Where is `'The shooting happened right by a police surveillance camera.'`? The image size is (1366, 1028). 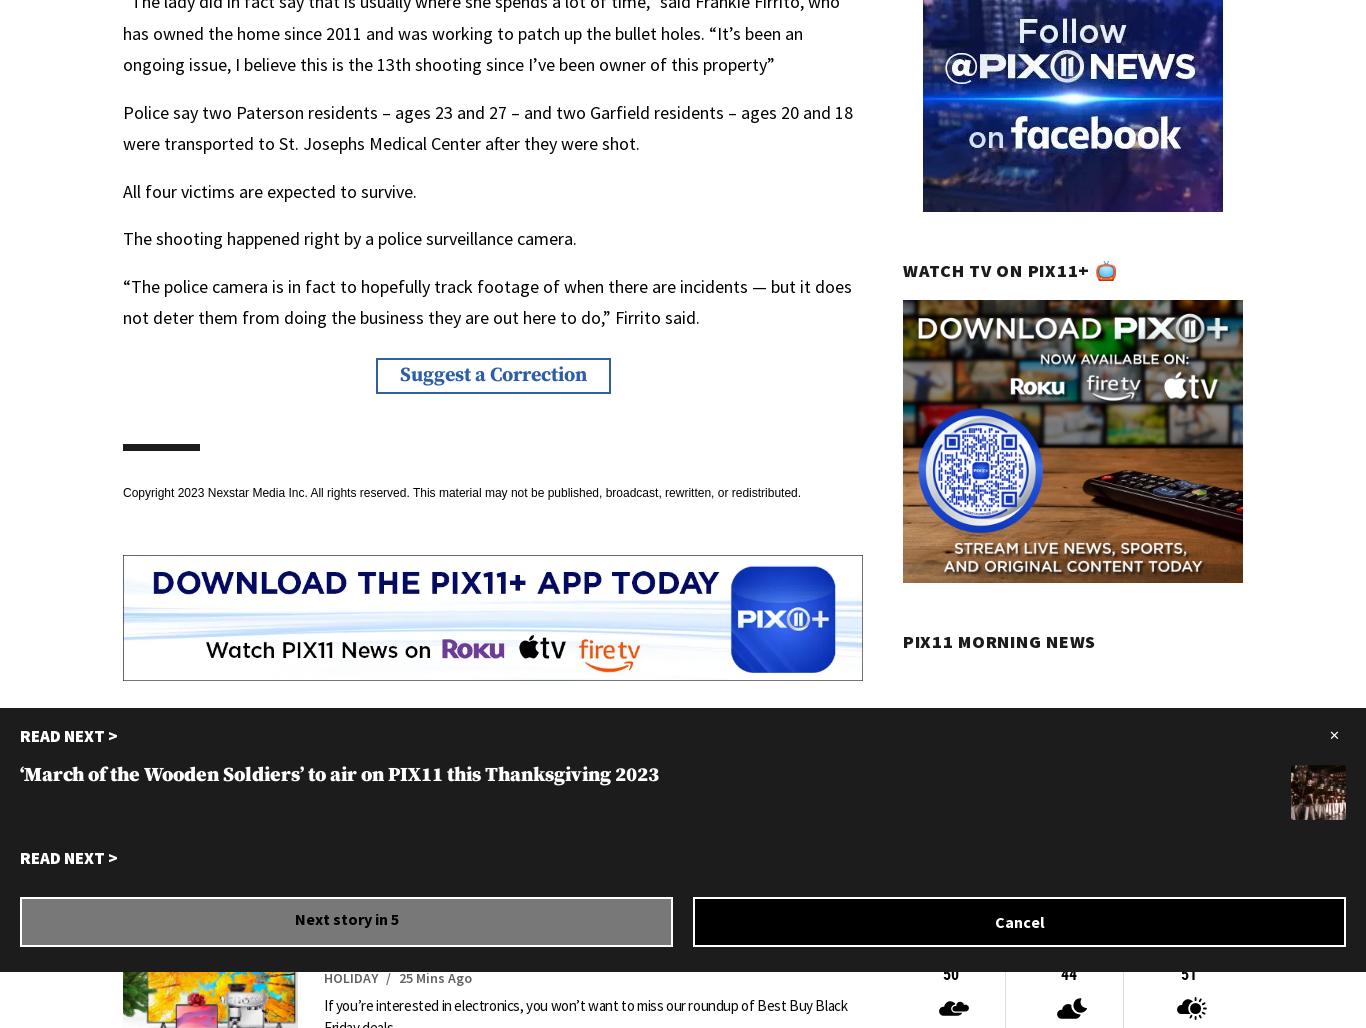
'The shooting happened right by a police surveillance camera.' is located at coordinates (348, 237).